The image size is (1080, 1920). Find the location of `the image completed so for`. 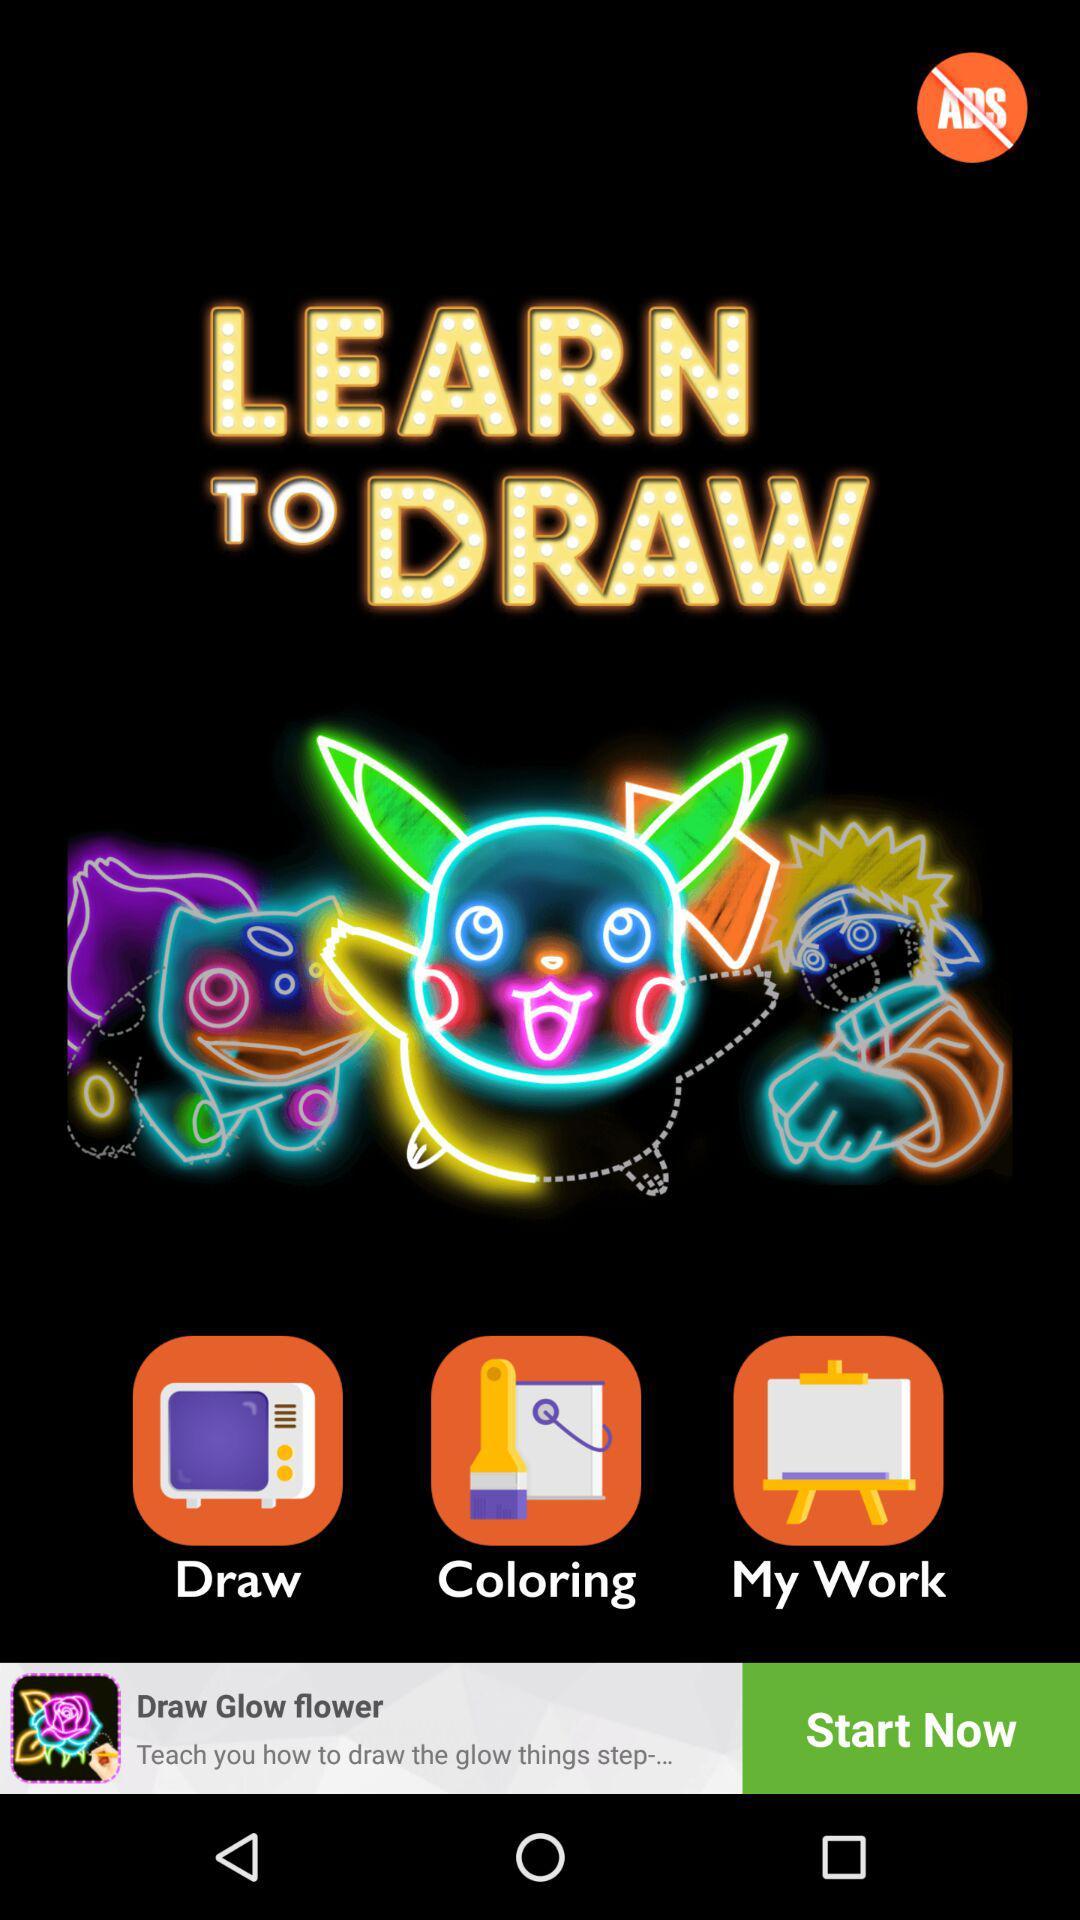

the image completed so for is located at coordinates (838, 1441).